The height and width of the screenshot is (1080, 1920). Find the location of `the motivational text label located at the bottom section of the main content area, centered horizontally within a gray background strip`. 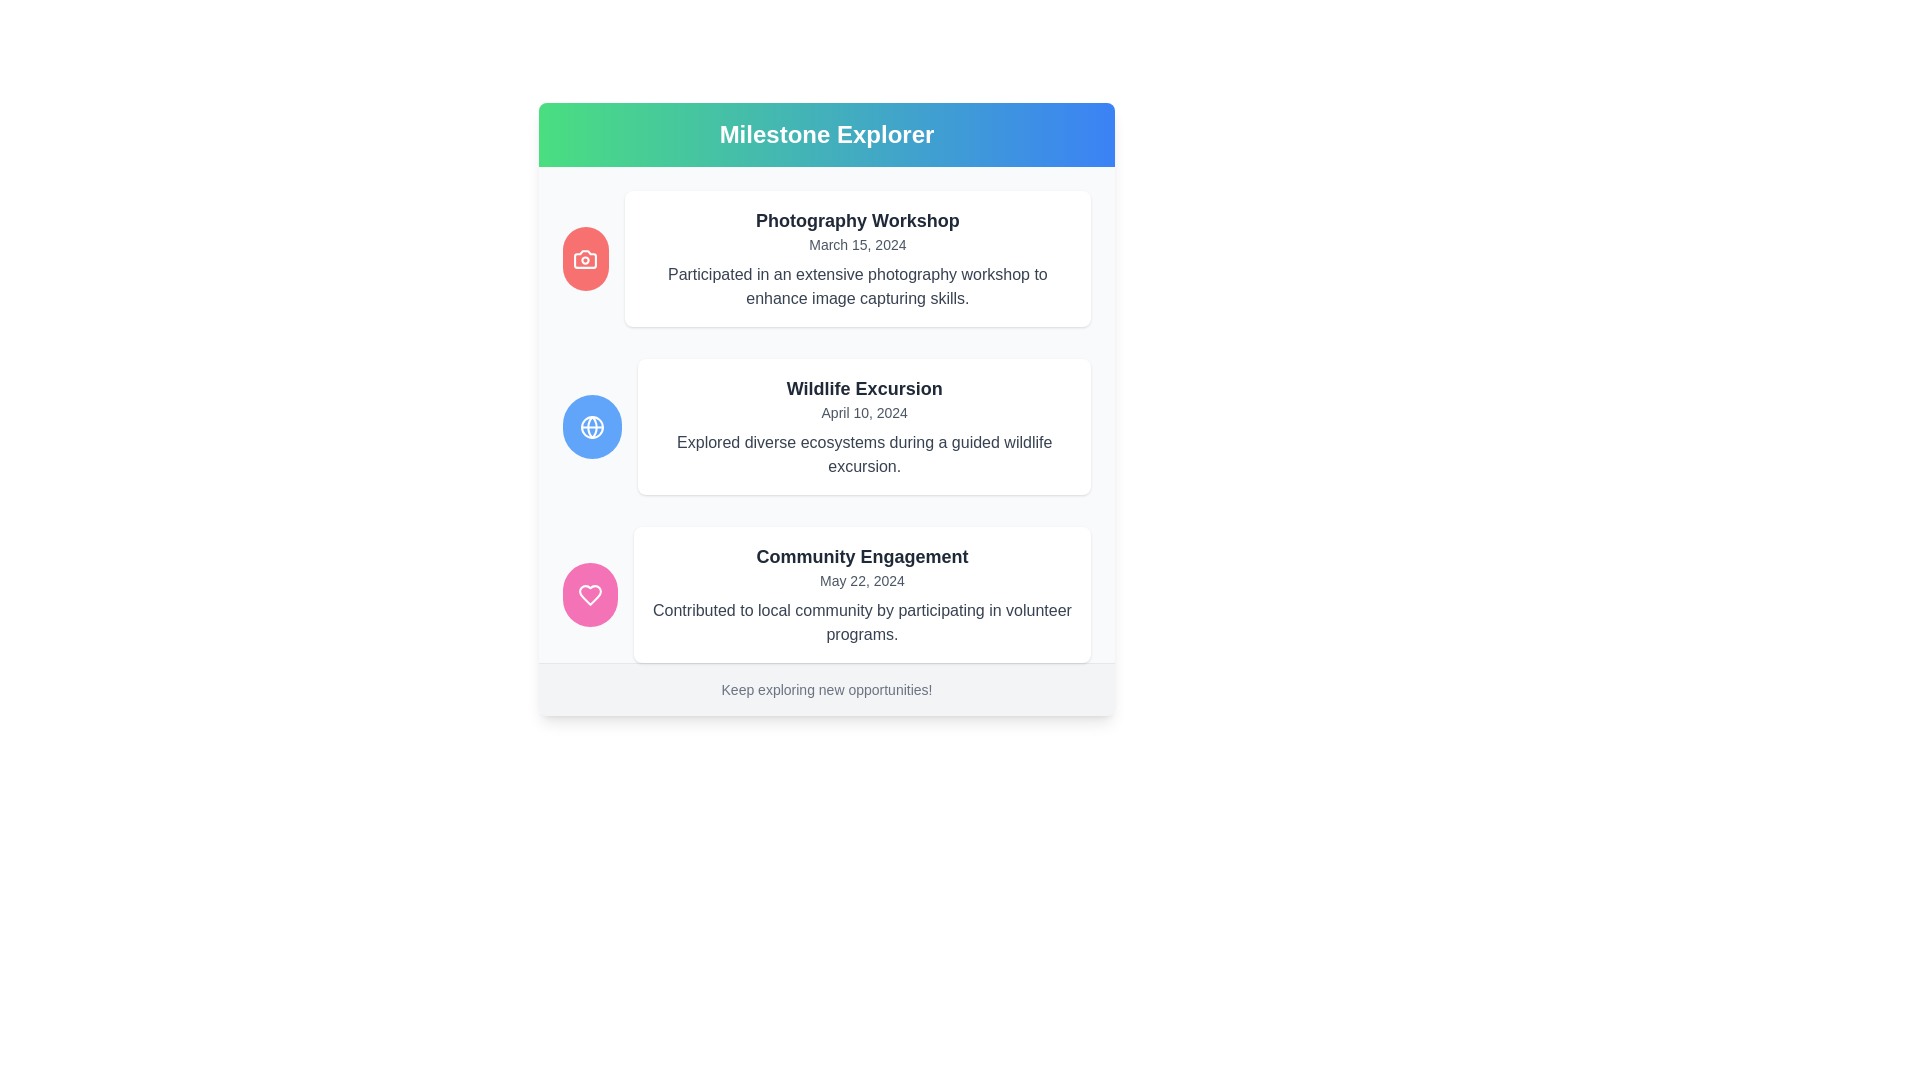

the motivational text label located at the bottom section of the main content area, centered horizontally within a gray background strip is located at coordinates (826, 689).